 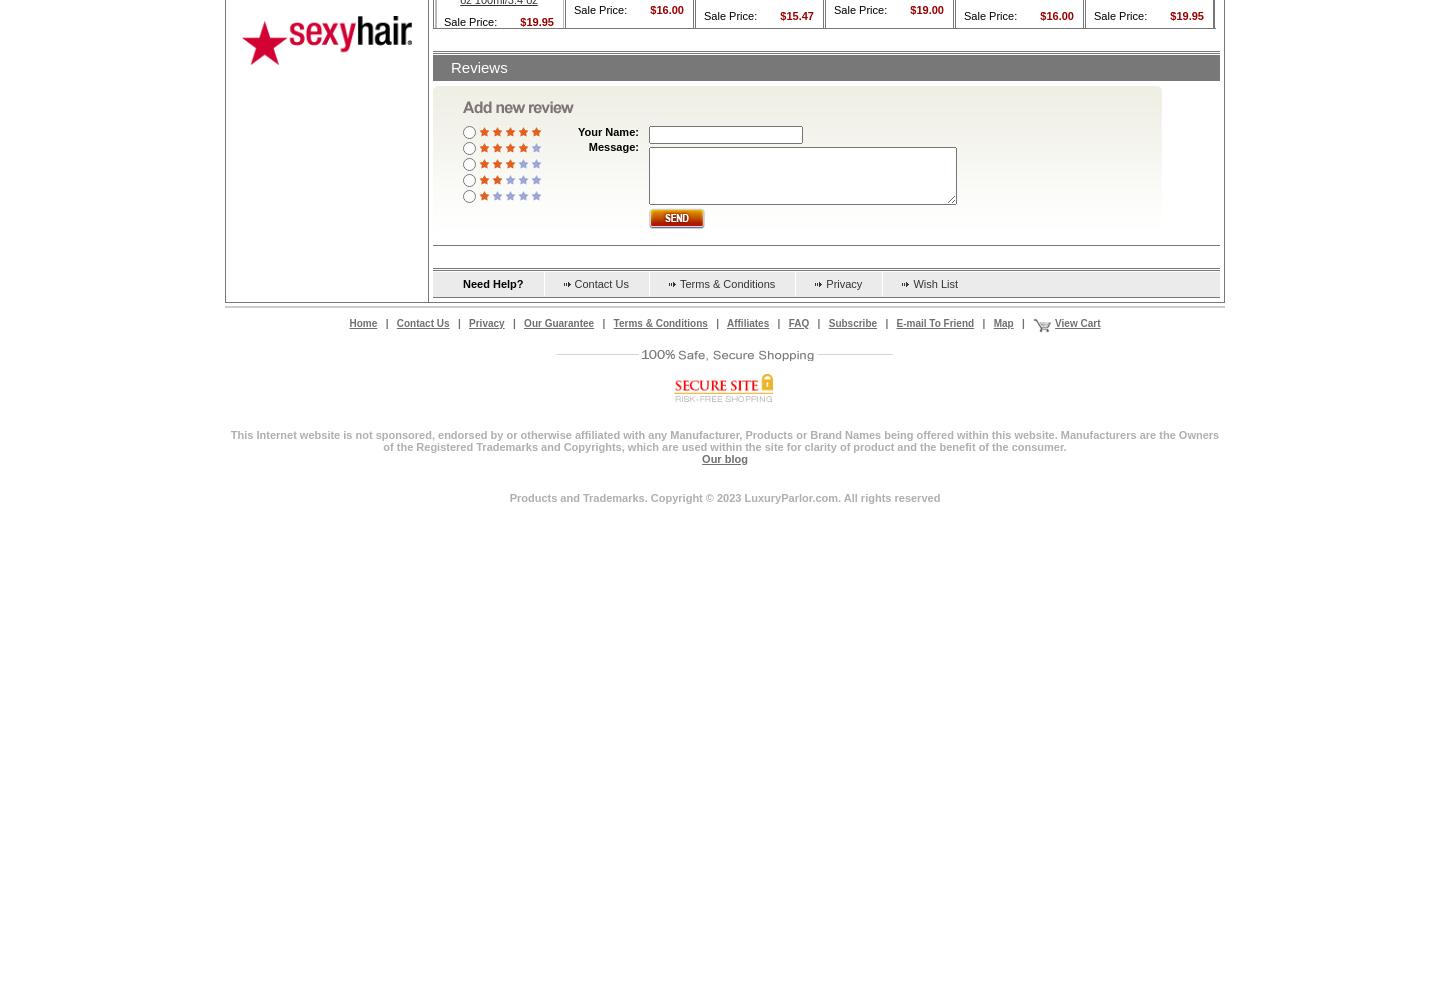 I want to click on 'View Cart', so click(x=1077, y=321).